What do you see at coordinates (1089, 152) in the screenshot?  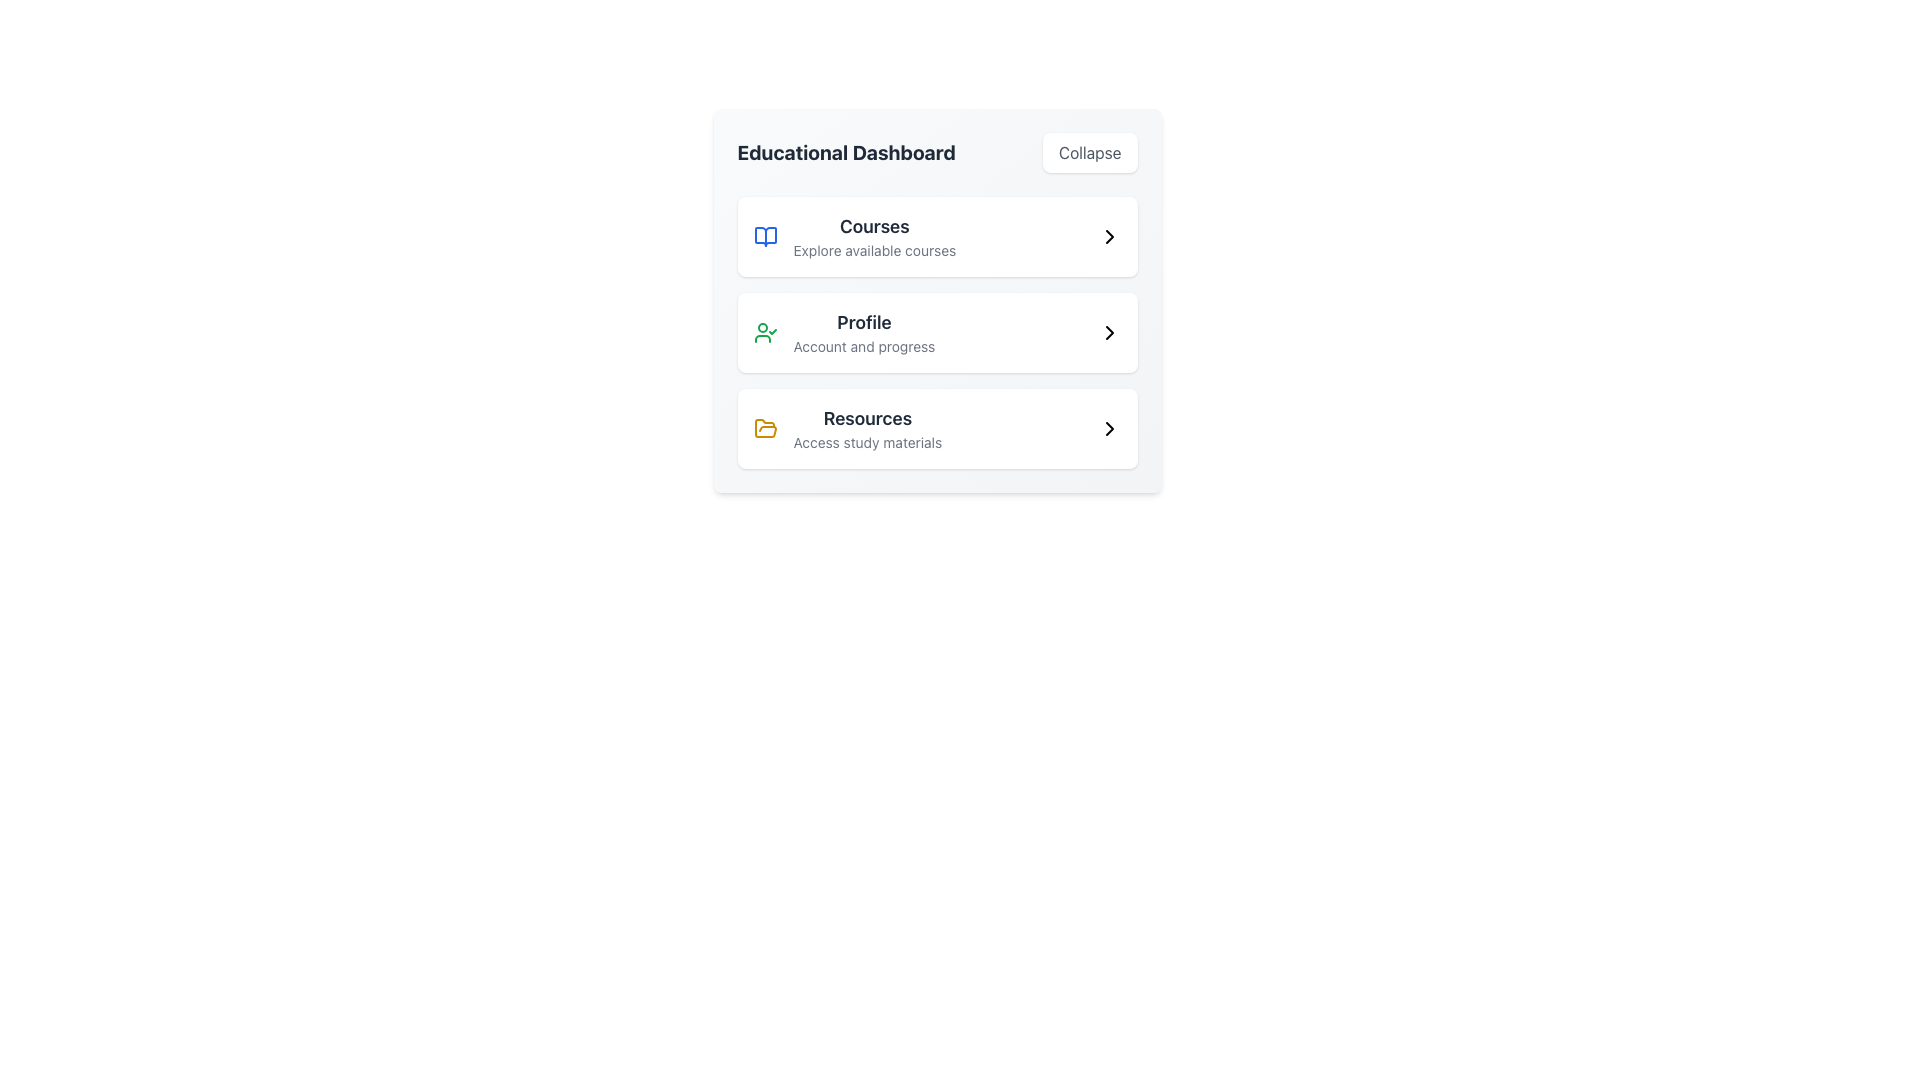 I see `the button located on the top-right corner of the 'Educational Dashboard' section` at bounding box center [1089, 152].